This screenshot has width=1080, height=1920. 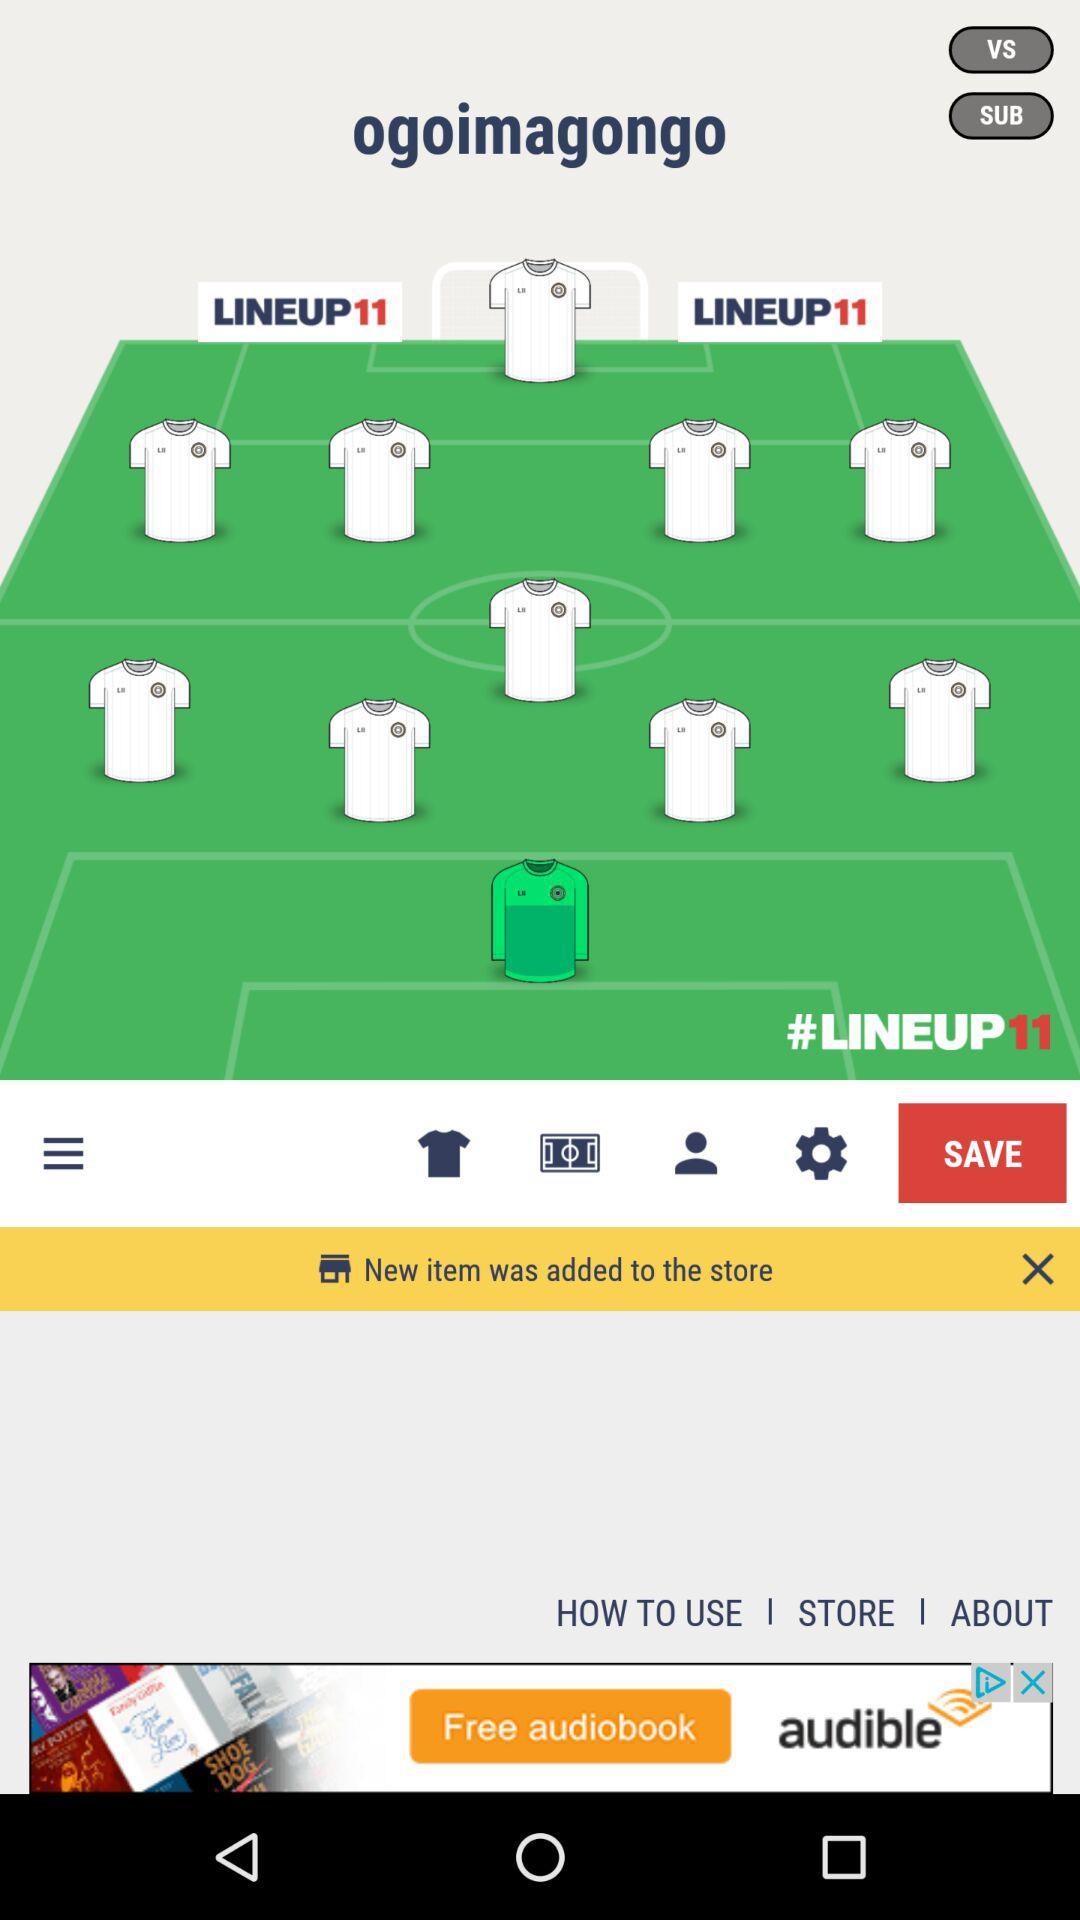 What do you see at coordinates (694, 1153) in the screenshot?
I see `the avatar icon` at bounding box center [694, 1153].